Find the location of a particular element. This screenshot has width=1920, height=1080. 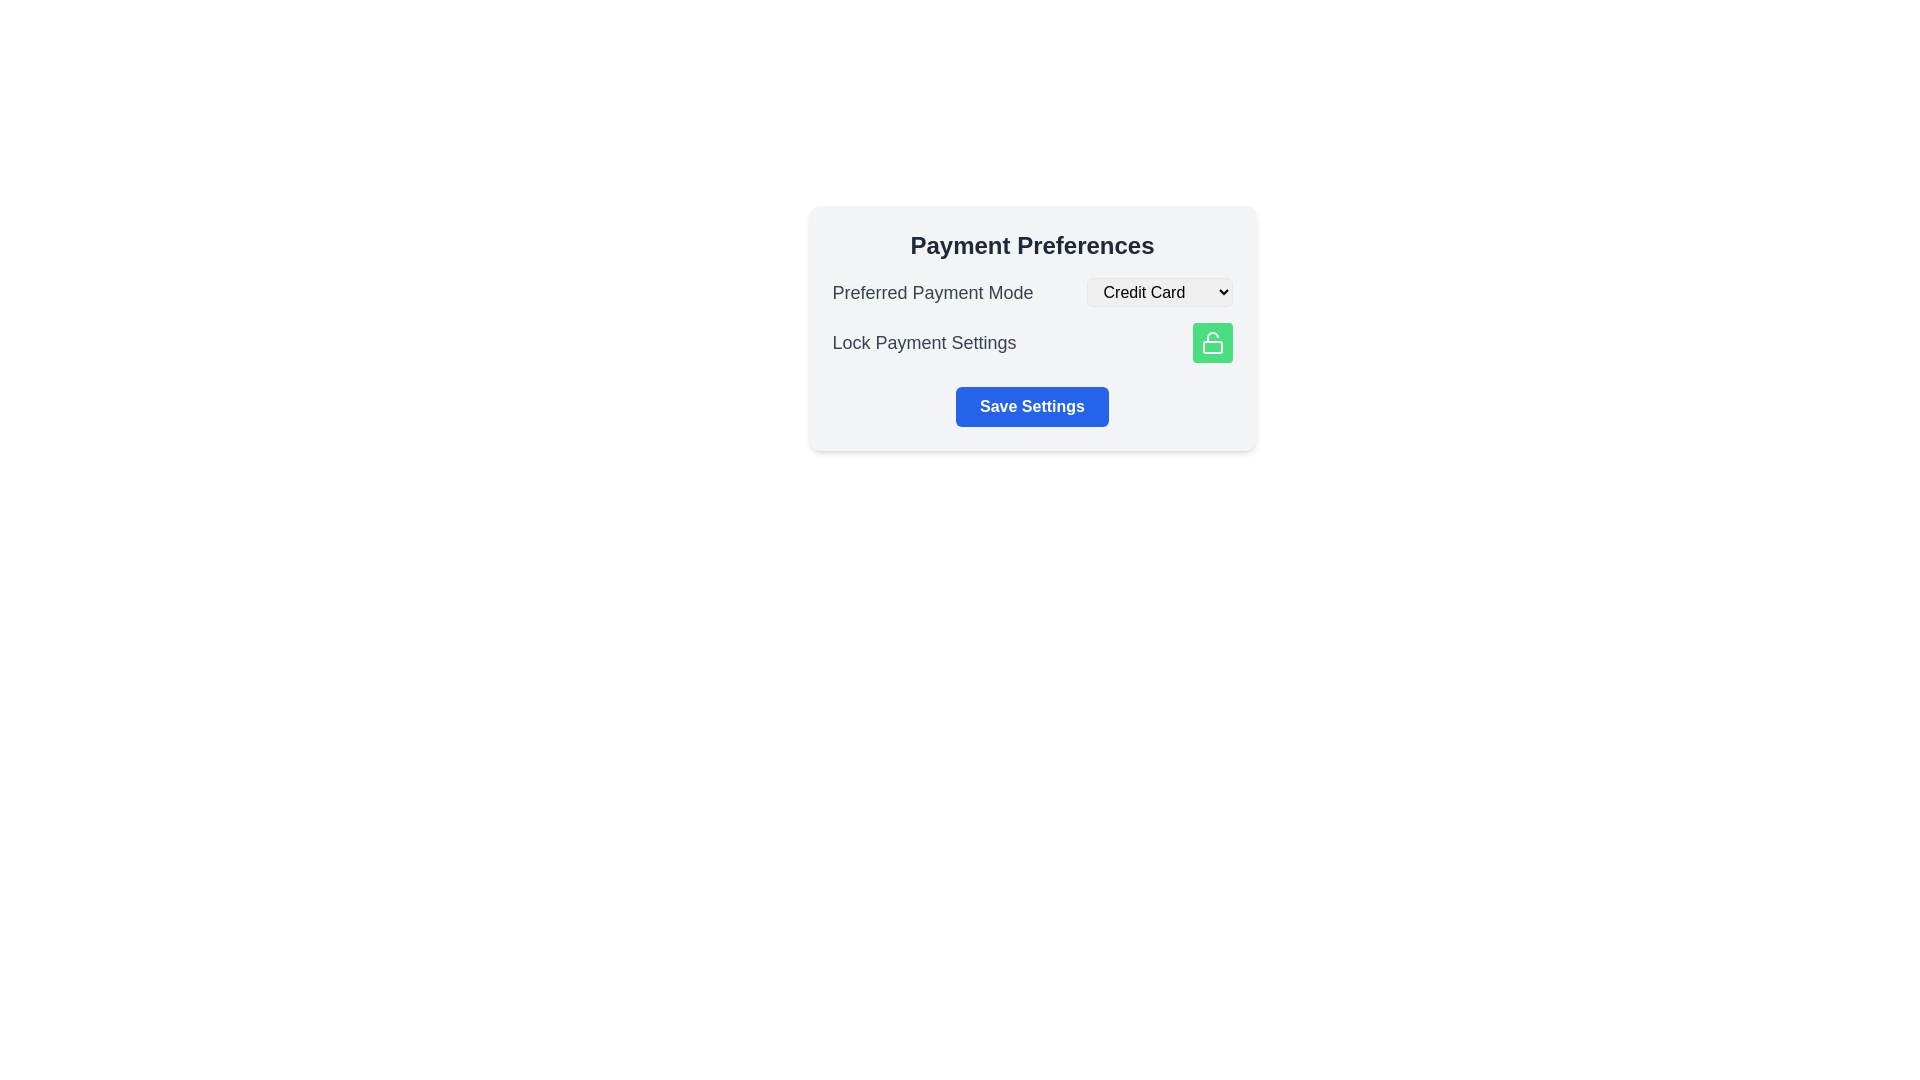

the Dropdown menu located in the 'Preferred Payment Mode' section of the 'Payment Preferences' dialog box is located at coordinates (1159, 292).